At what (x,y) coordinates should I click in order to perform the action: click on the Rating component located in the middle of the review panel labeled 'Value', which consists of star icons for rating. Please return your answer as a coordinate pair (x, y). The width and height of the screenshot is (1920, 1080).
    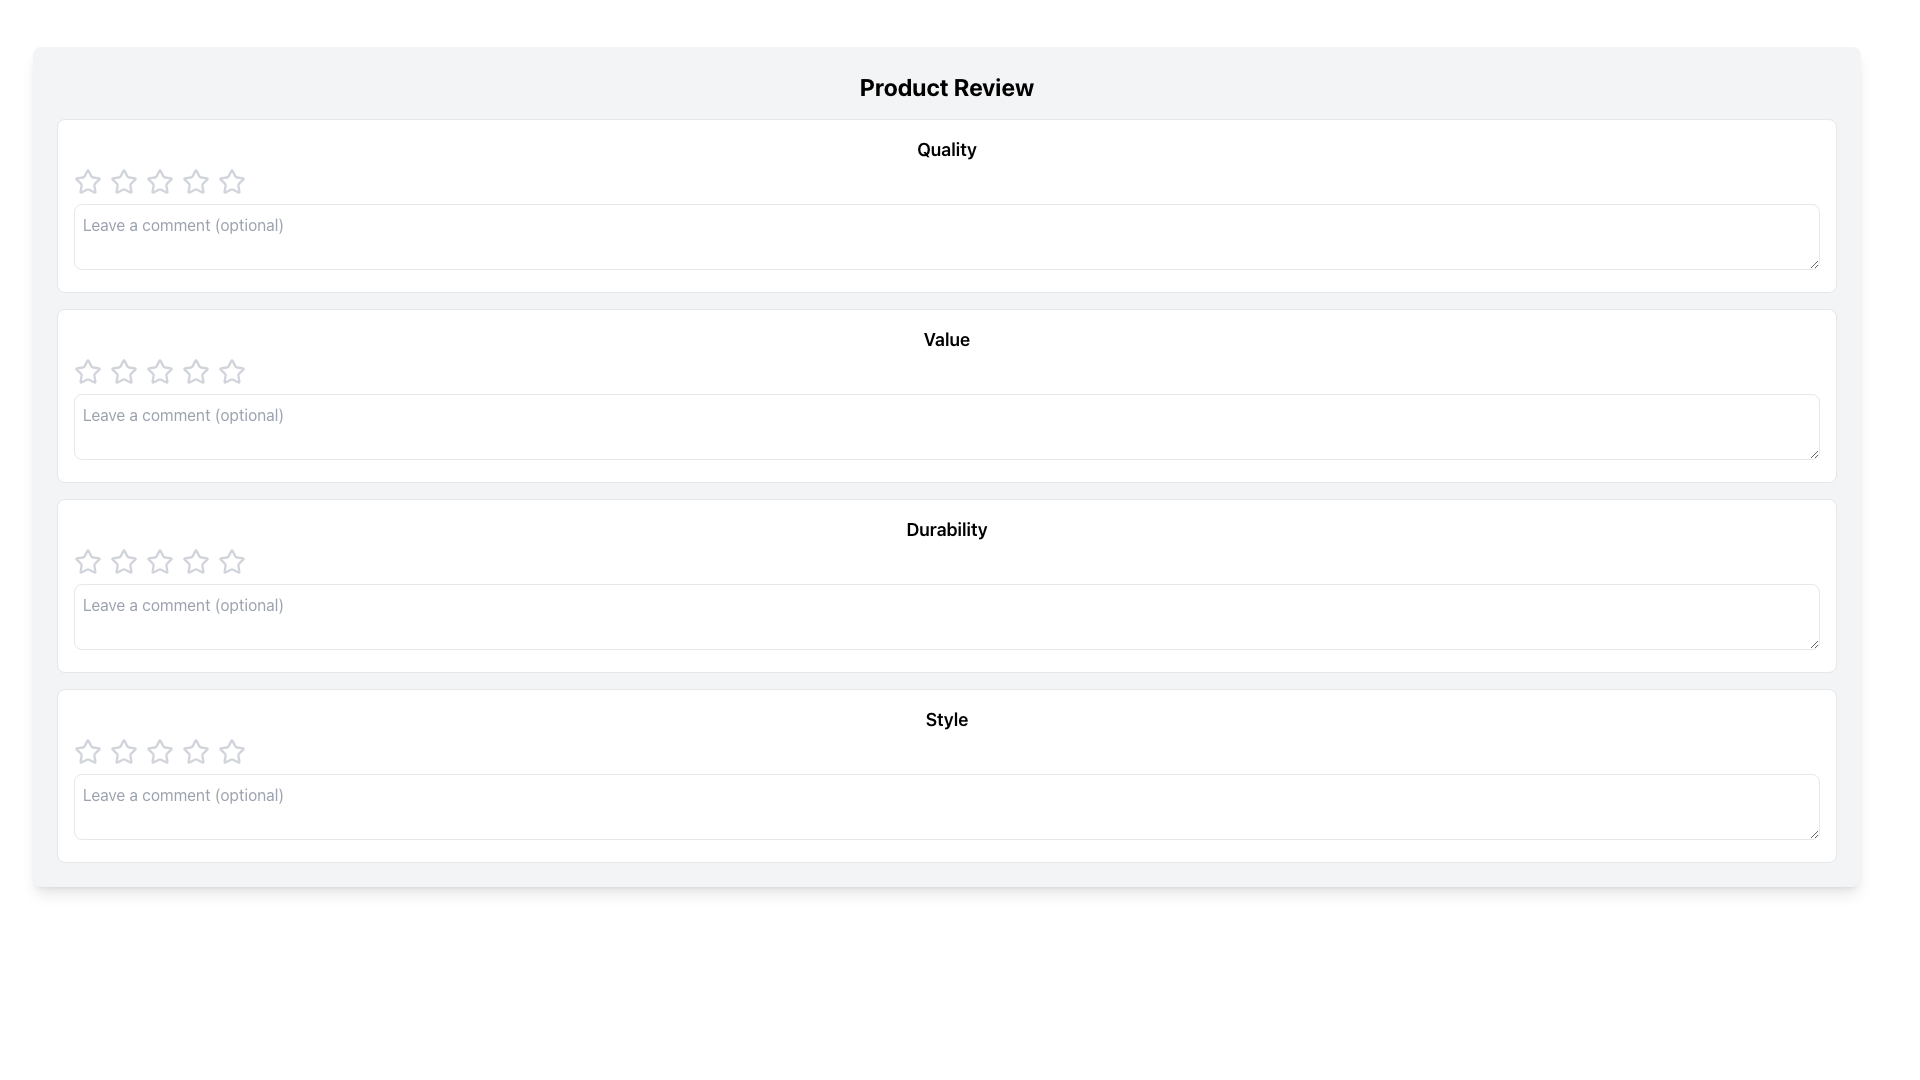
    Looking at the image, I should click on (945, 371).